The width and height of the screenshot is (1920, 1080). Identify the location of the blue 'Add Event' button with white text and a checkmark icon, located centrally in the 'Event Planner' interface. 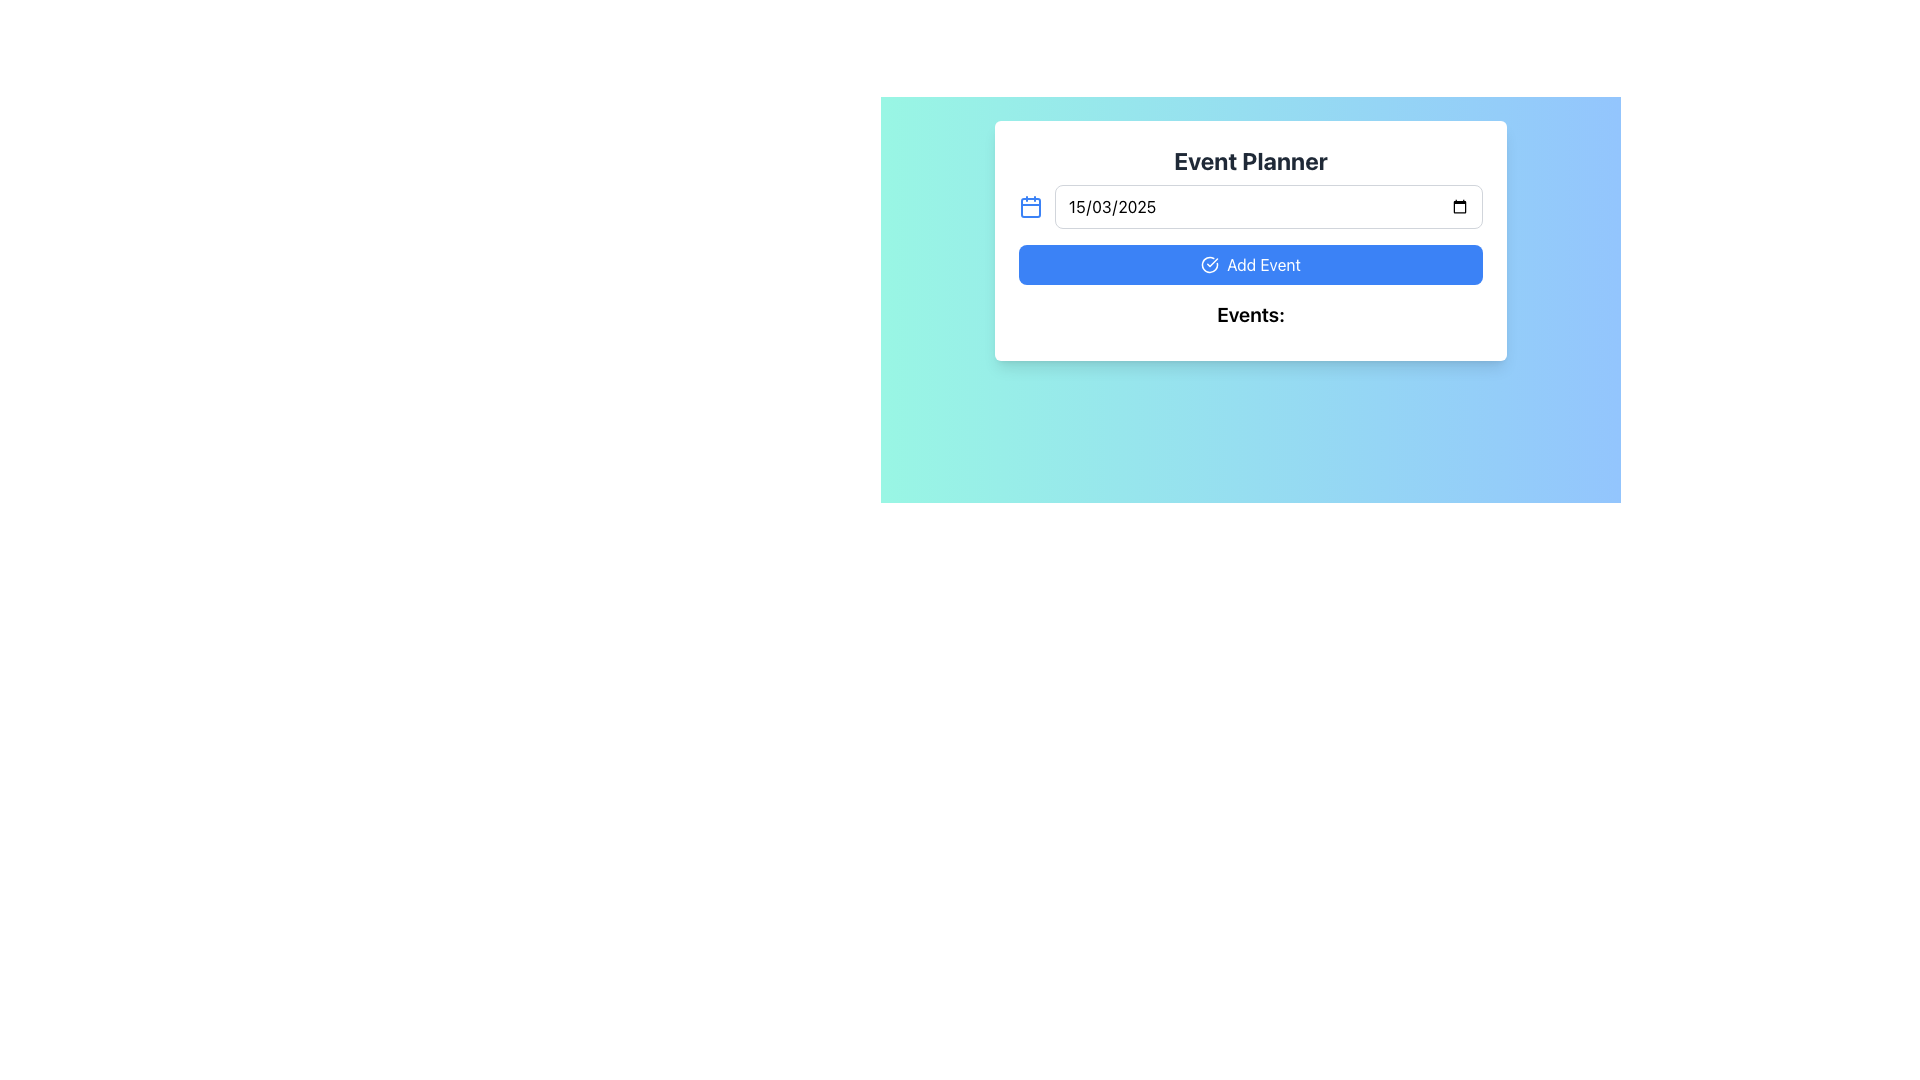
(1250, 264).